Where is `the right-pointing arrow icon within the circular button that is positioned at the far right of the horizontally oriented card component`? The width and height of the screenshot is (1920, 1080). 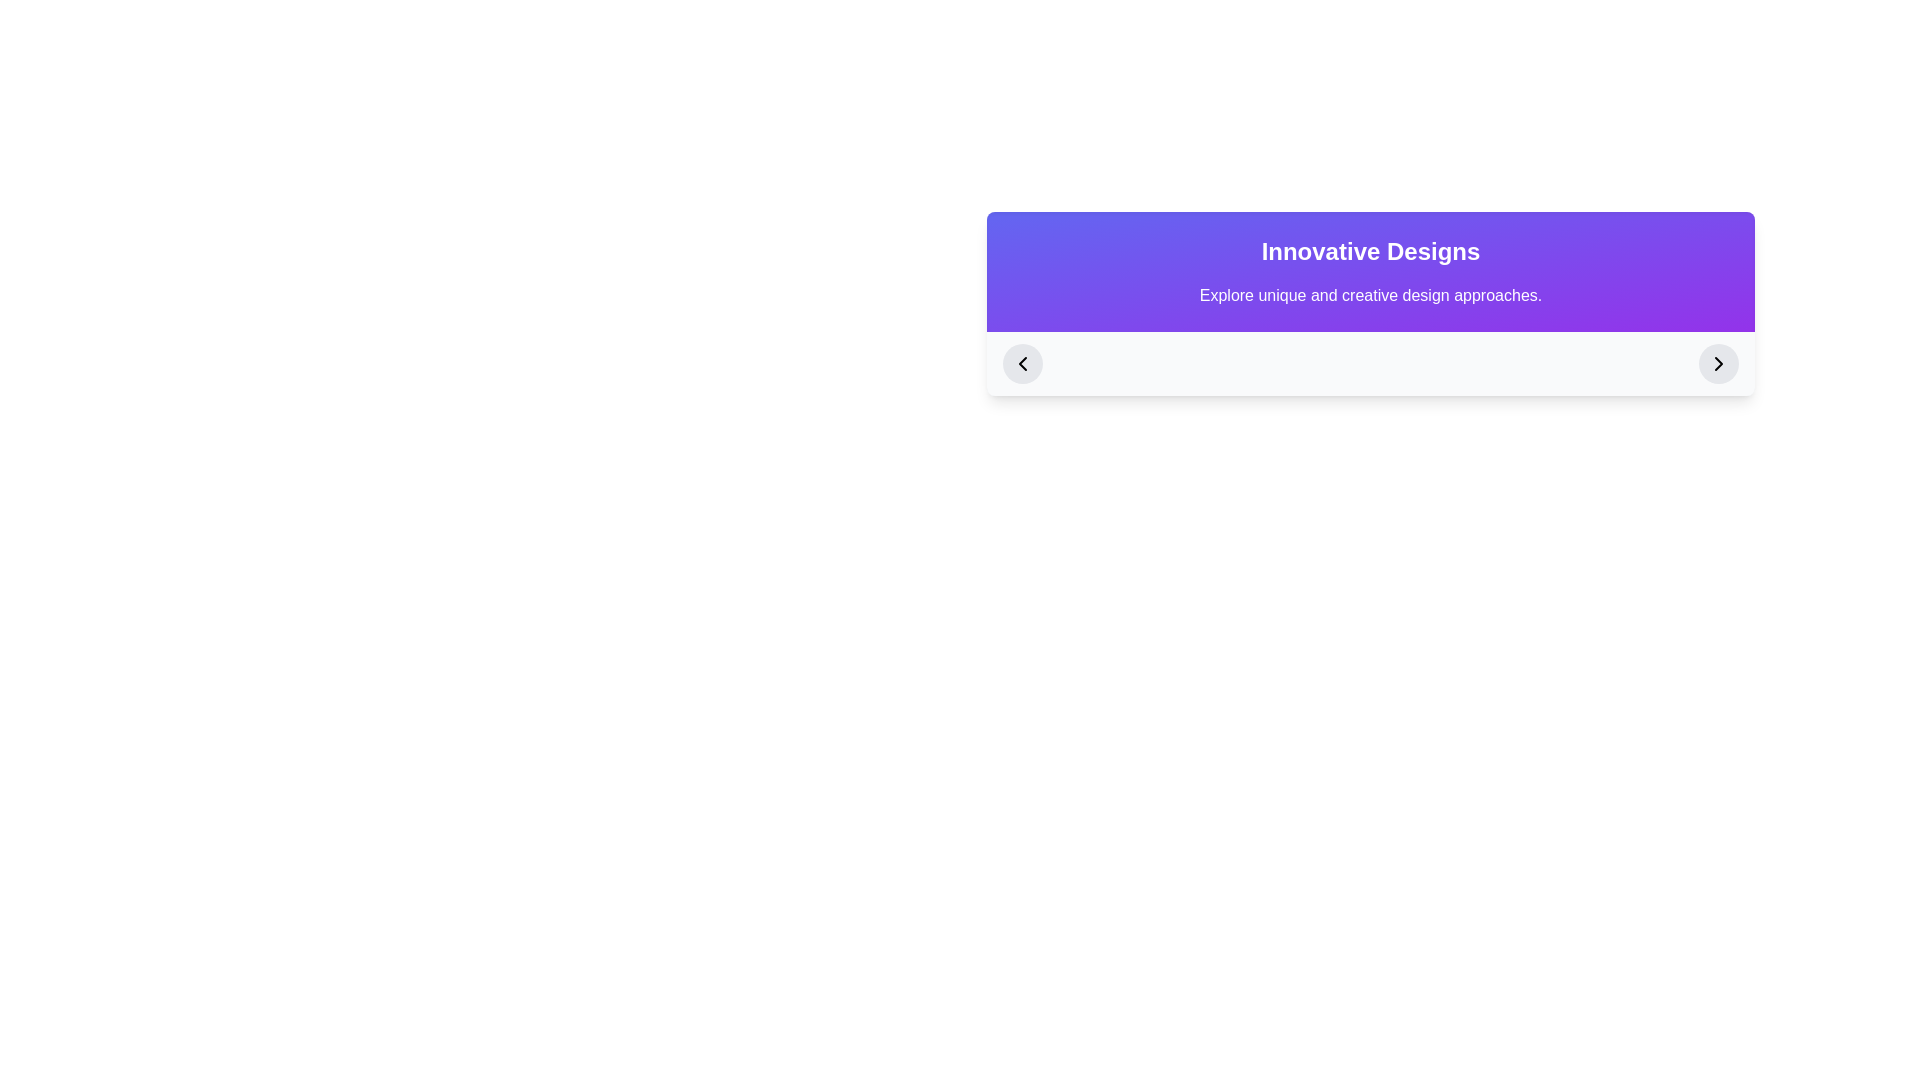
the right-pointing arrow icon within the circular button that is positioned at the far right of the horizontally oriented card component is located at coordinates (1717, 363).